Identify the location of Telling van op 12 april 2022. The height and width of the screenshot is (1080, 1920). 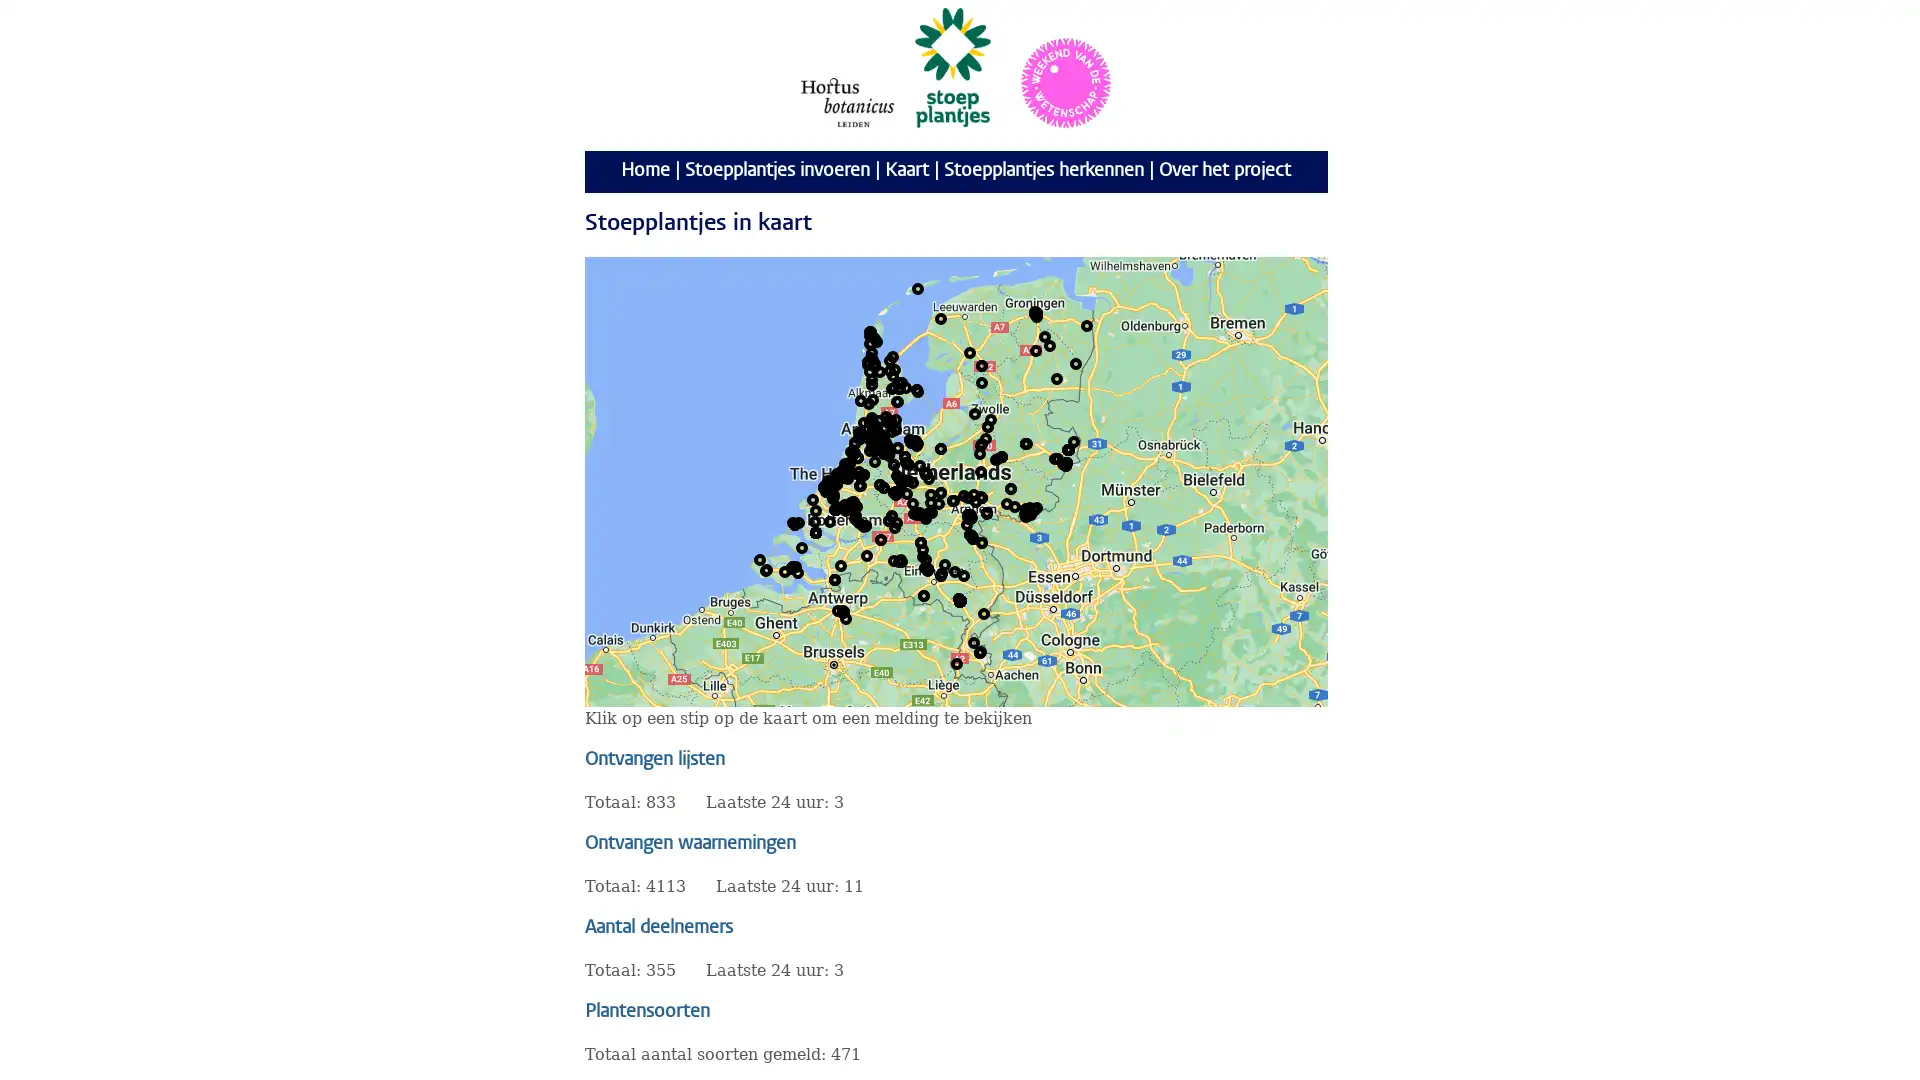
(878, 419).